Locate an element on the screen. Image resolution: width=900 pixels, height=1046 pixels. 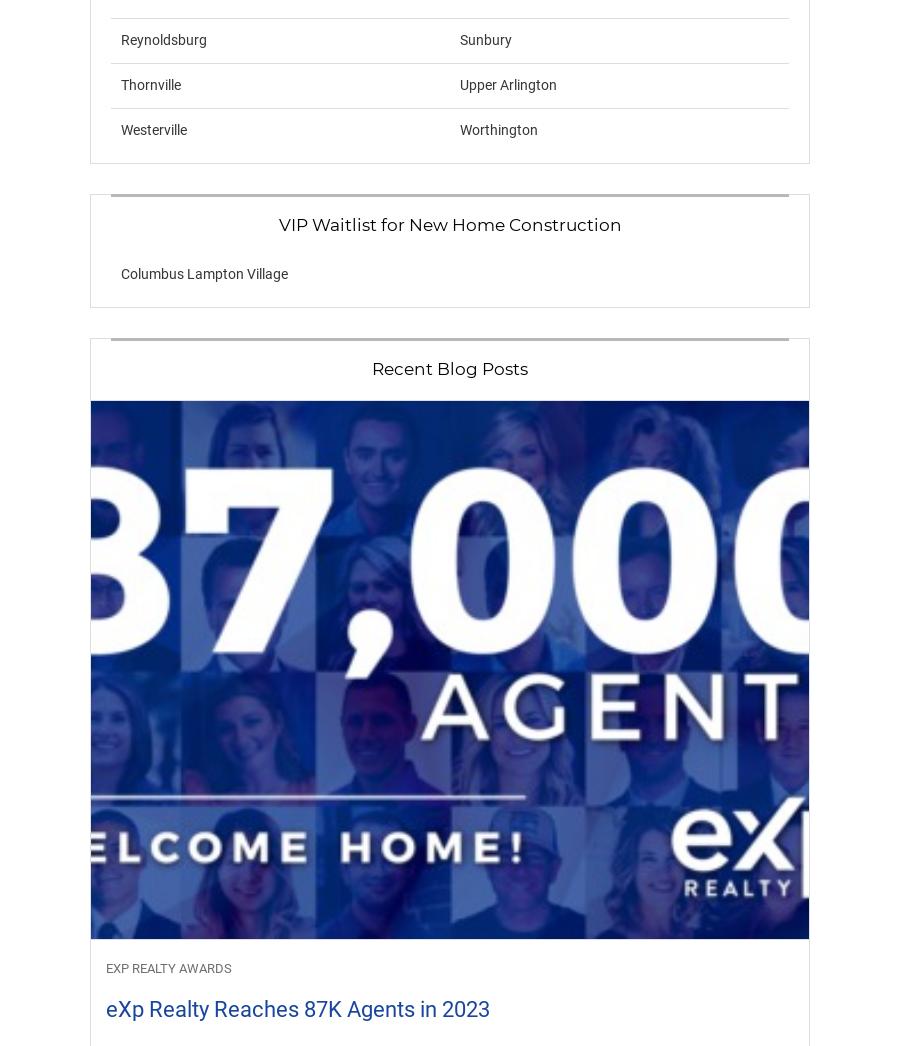
'Westerville' is located at coordinates (153, 129).